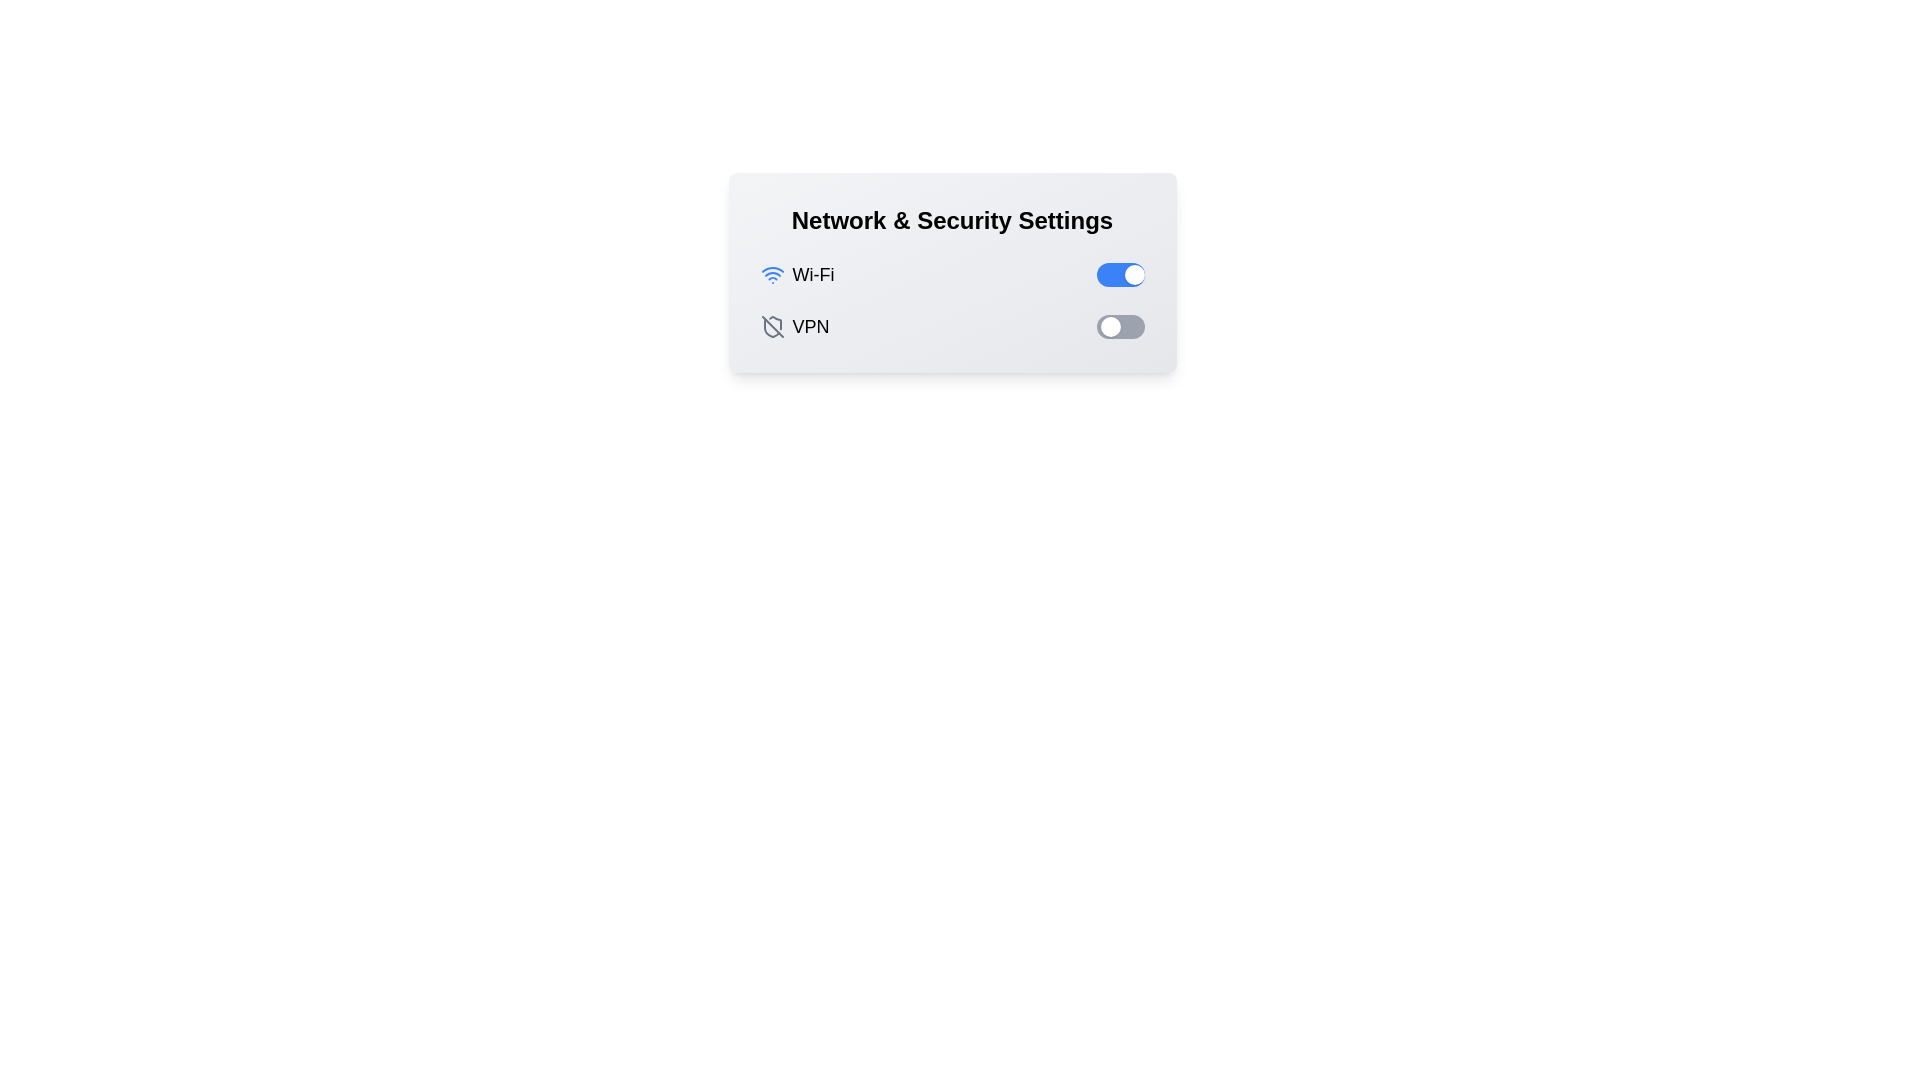  I want to click on the Wi-Fi Text Label with Icon located in the 'Network & Security Settings' section, which is the first item on the left side of the header, so click(796, 274).